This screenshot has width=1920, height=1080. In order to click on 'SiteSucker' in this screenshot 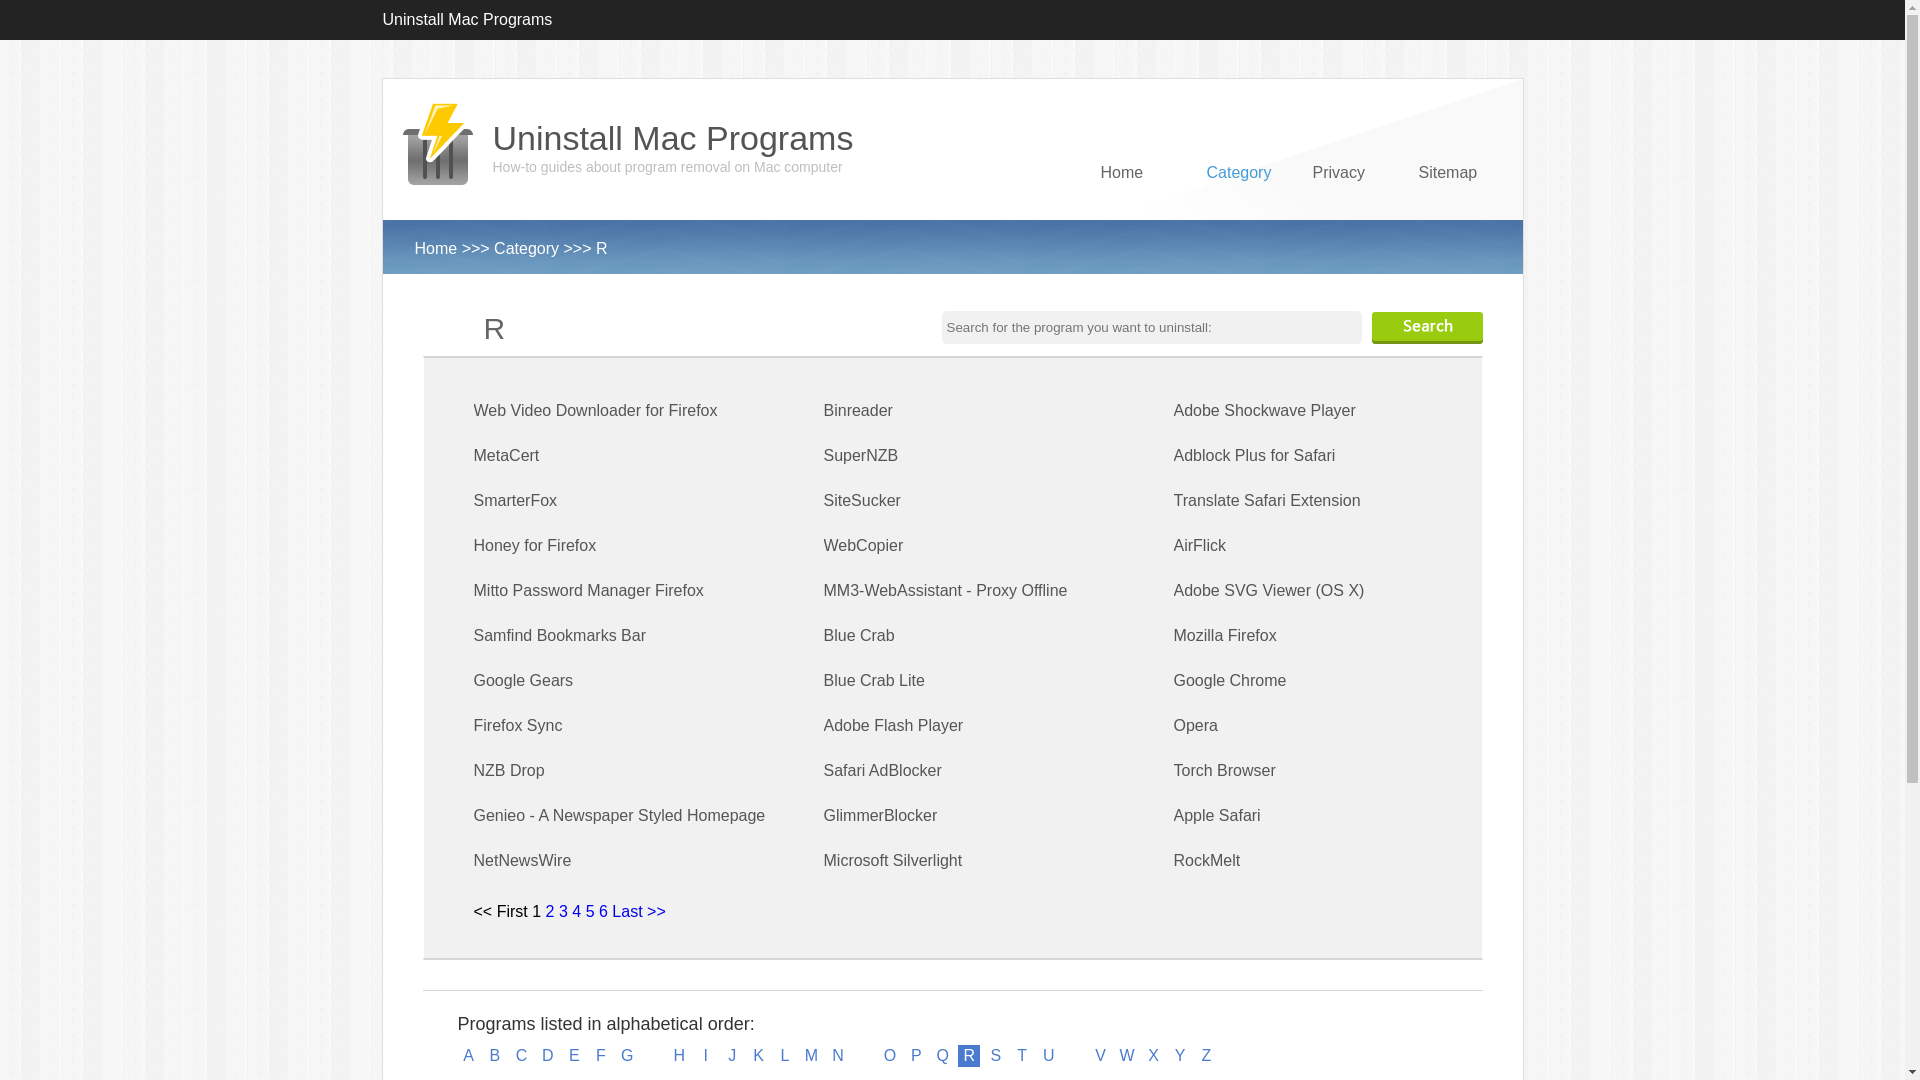, I will do `click(862, 499)`.